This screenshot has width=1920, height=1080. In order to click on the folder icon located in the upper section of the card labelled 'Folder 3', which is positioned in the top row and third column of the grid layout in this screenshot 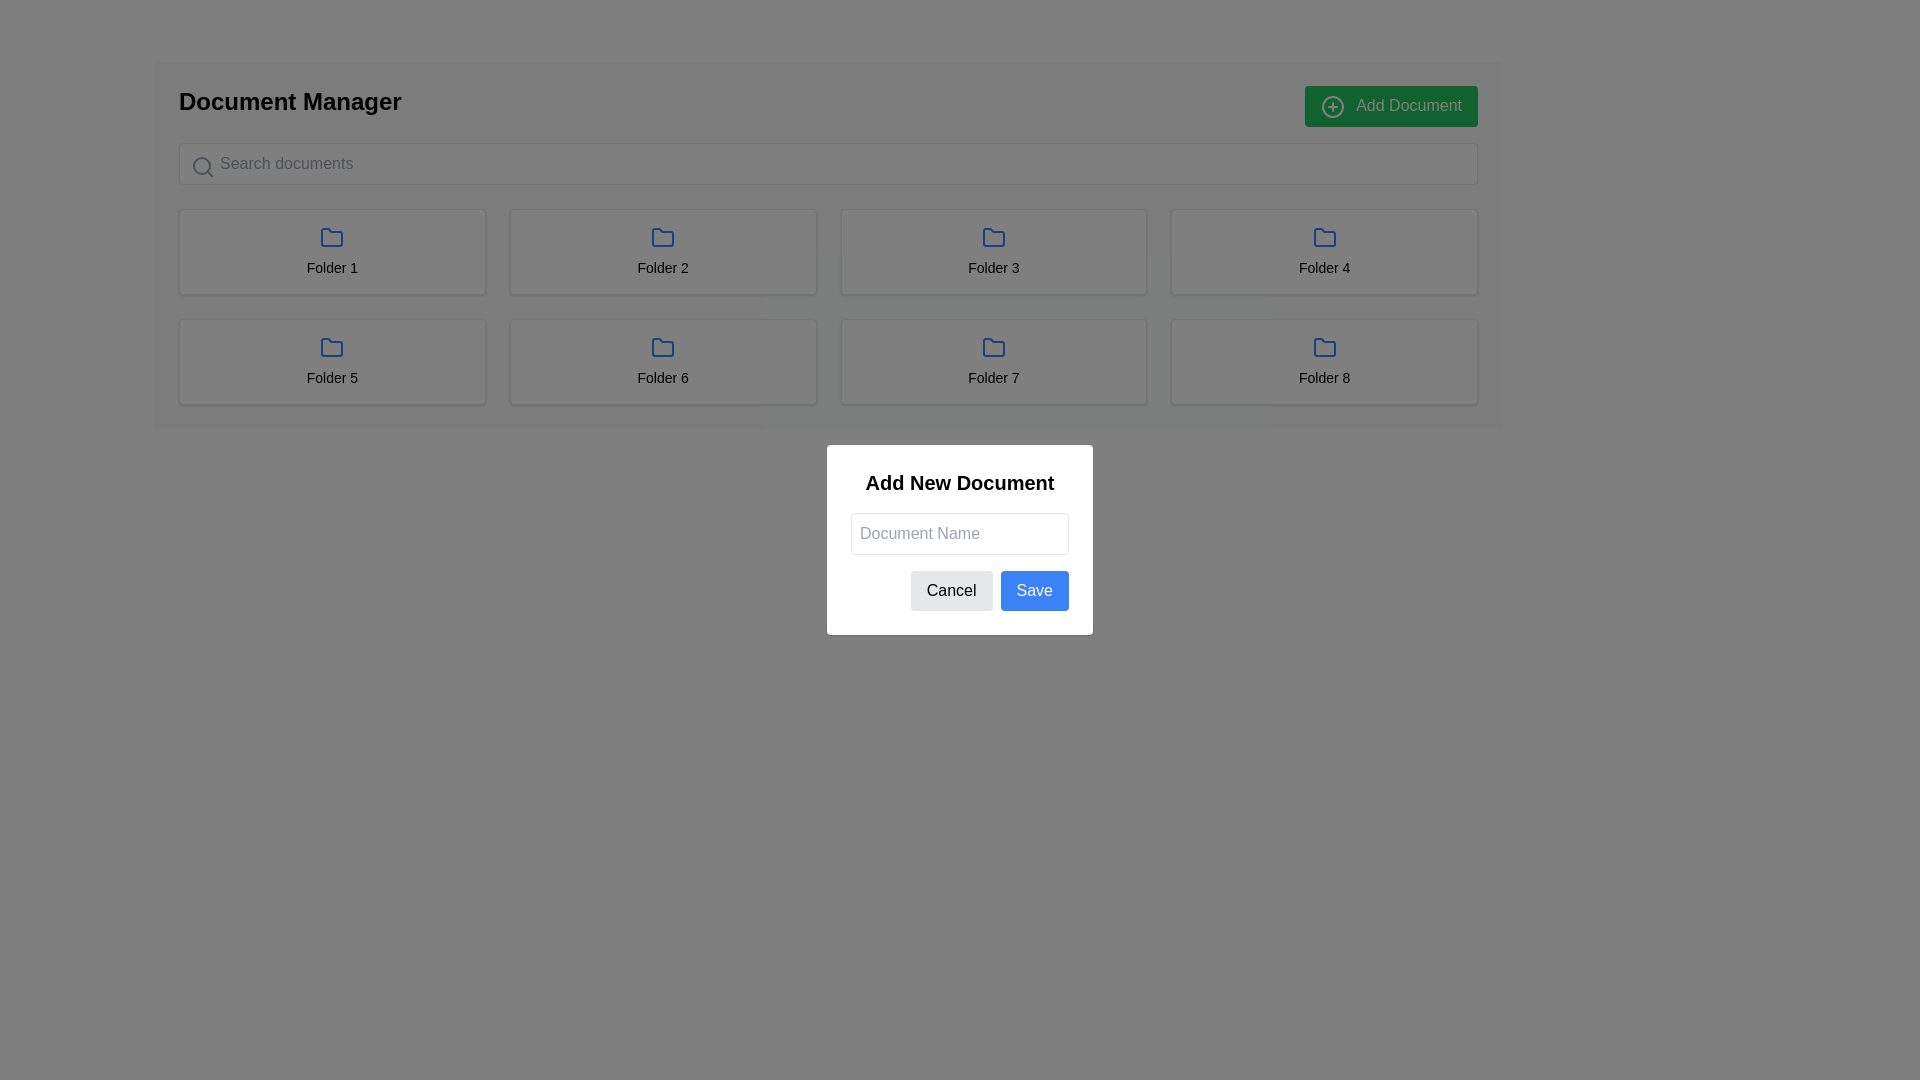, I will do `click(993, 236)`.